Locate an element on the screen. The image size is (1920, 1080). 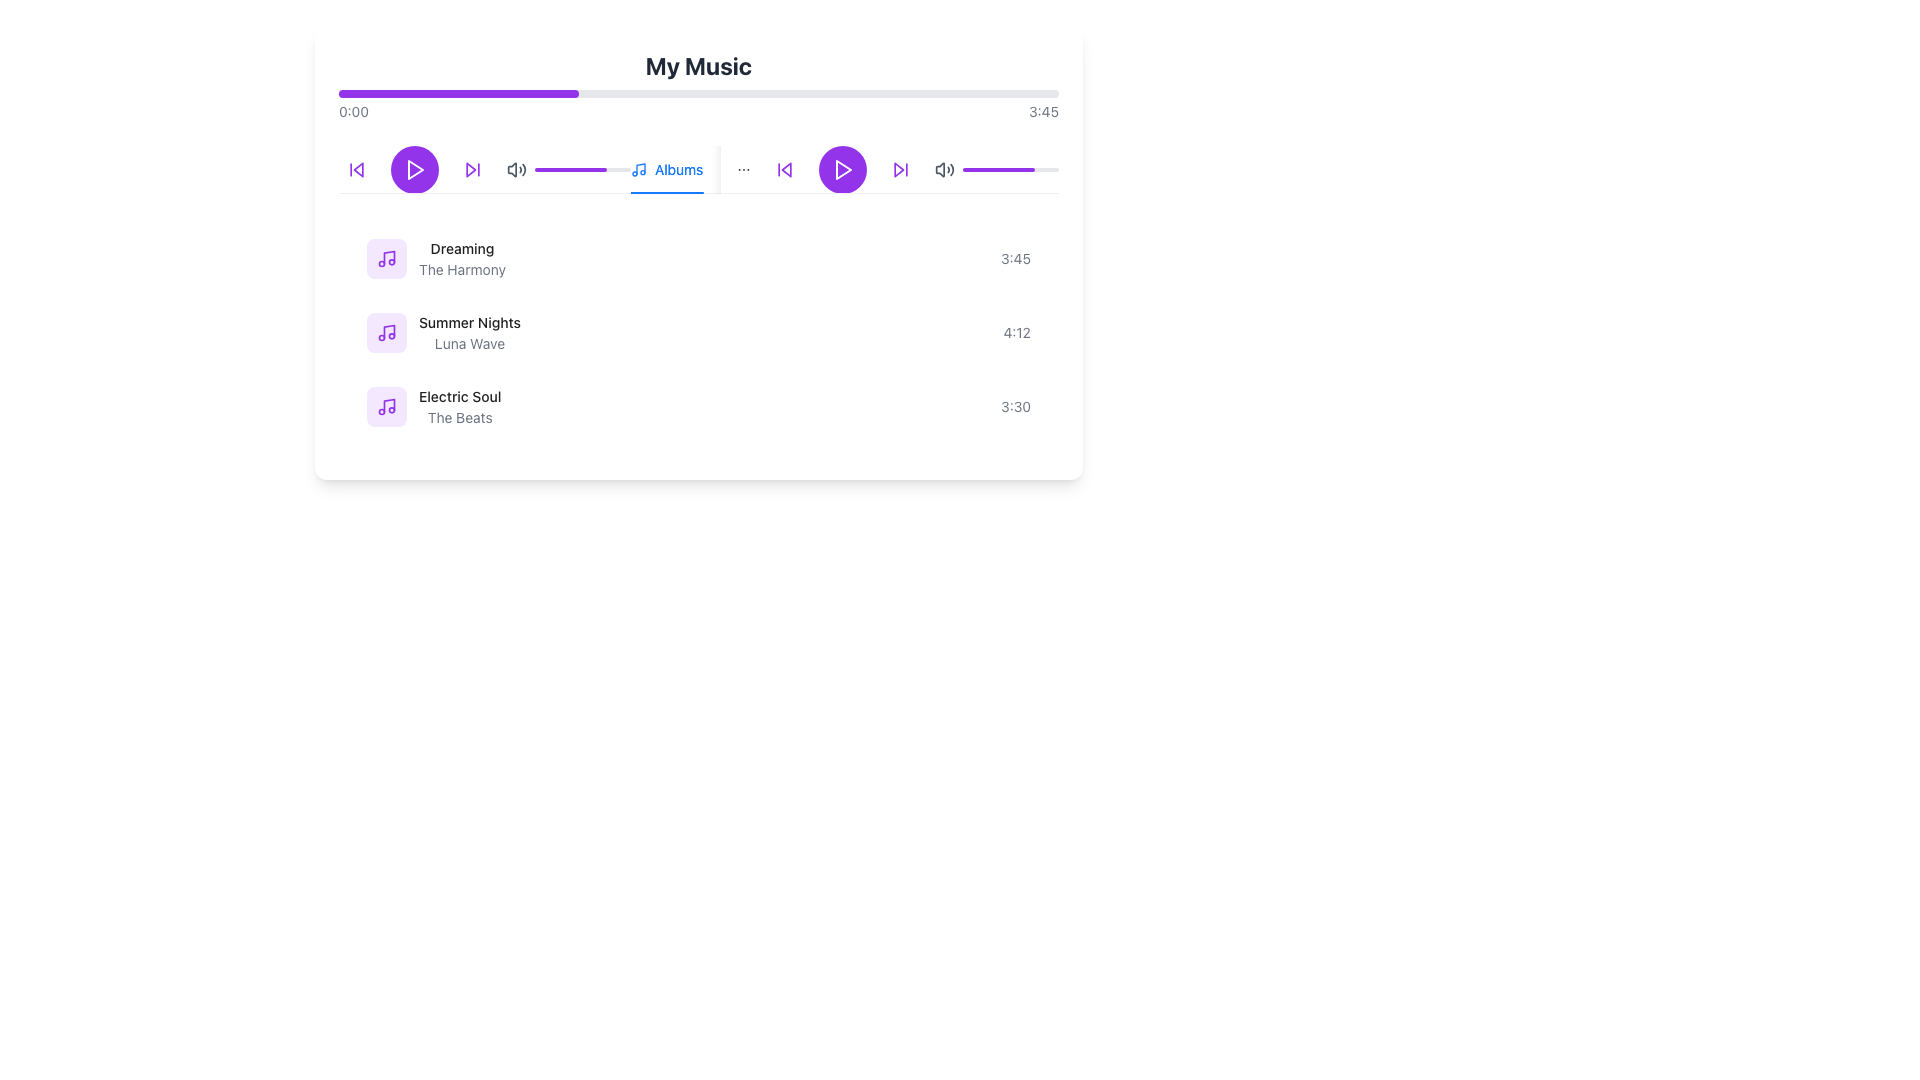
playback position is located at coordinates (542, 168).